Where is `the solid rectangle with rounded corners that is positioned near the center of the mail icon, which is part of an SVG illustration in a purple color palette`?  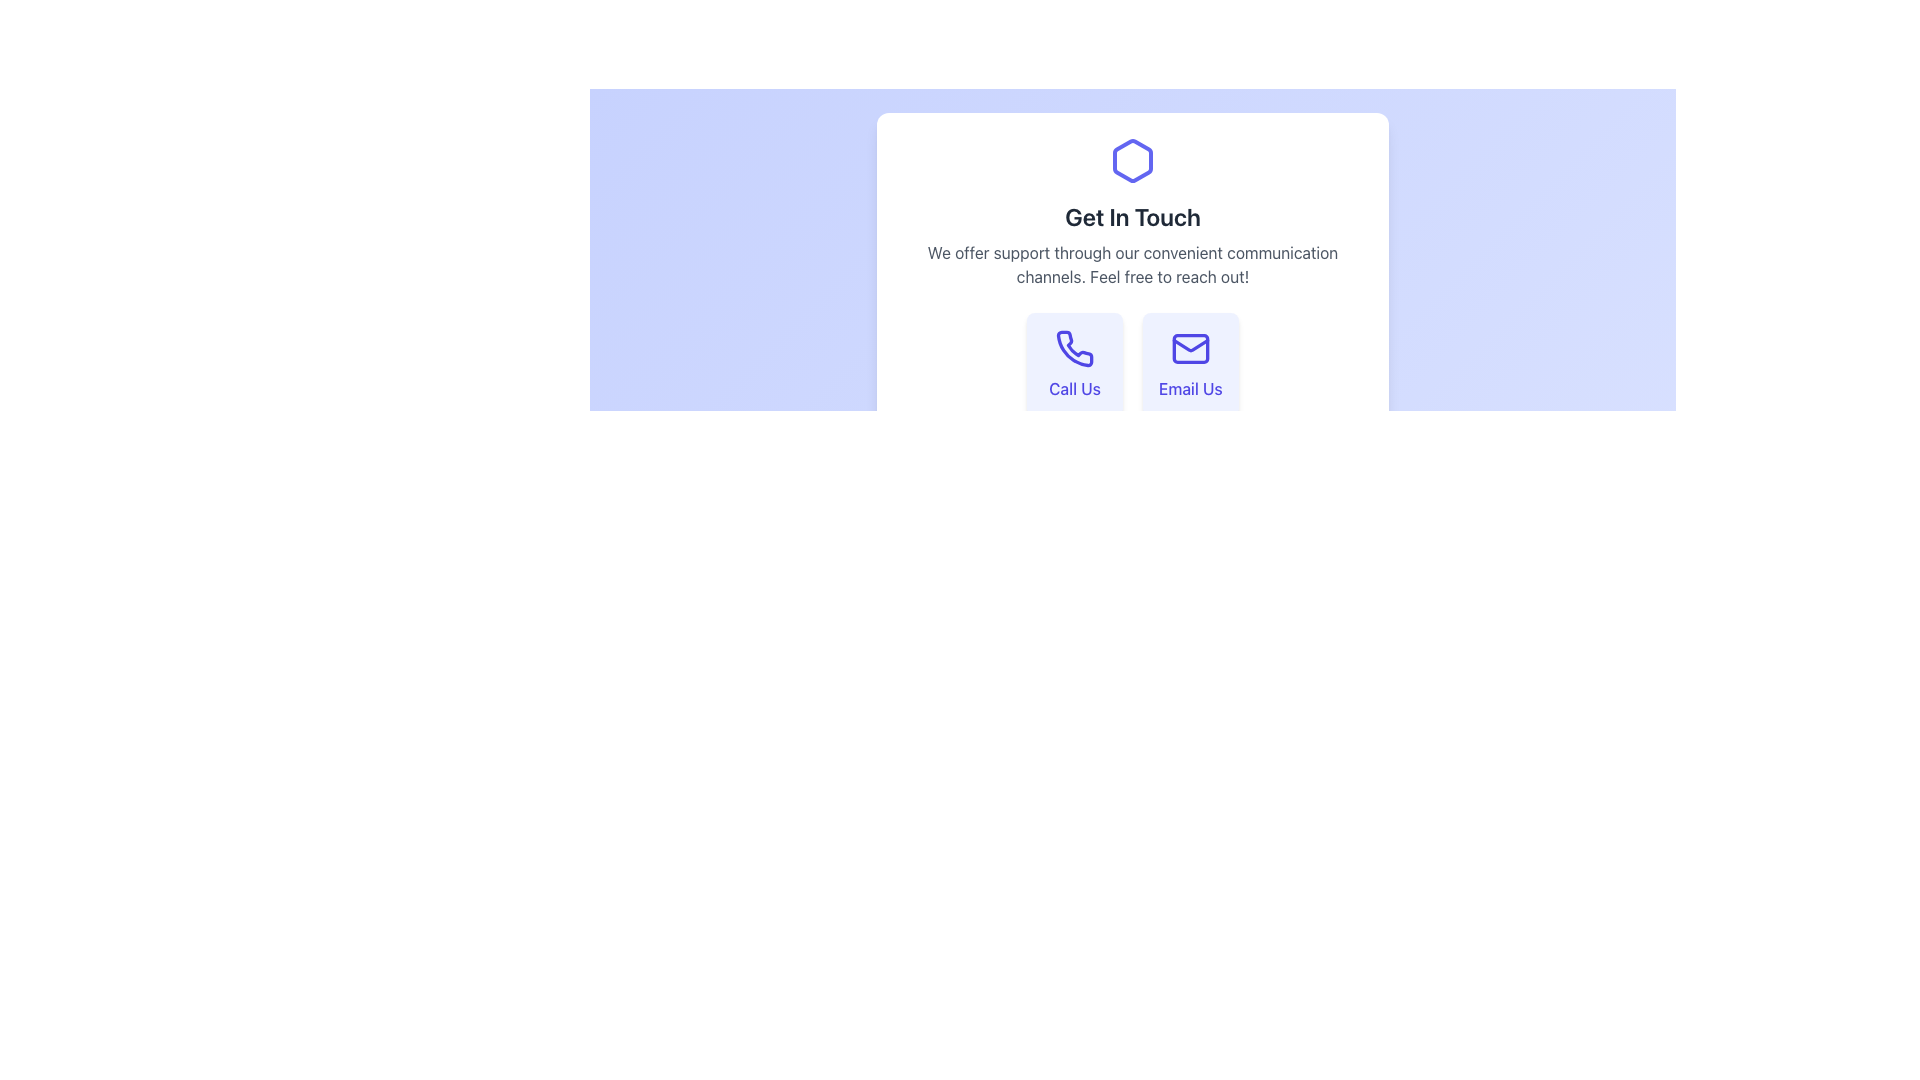 the solid rectangle with rounded corners that is positioned near the center of the mail icon, which is part of an SVG illustration in a purple color palette is located at coordinates (1190, 347).